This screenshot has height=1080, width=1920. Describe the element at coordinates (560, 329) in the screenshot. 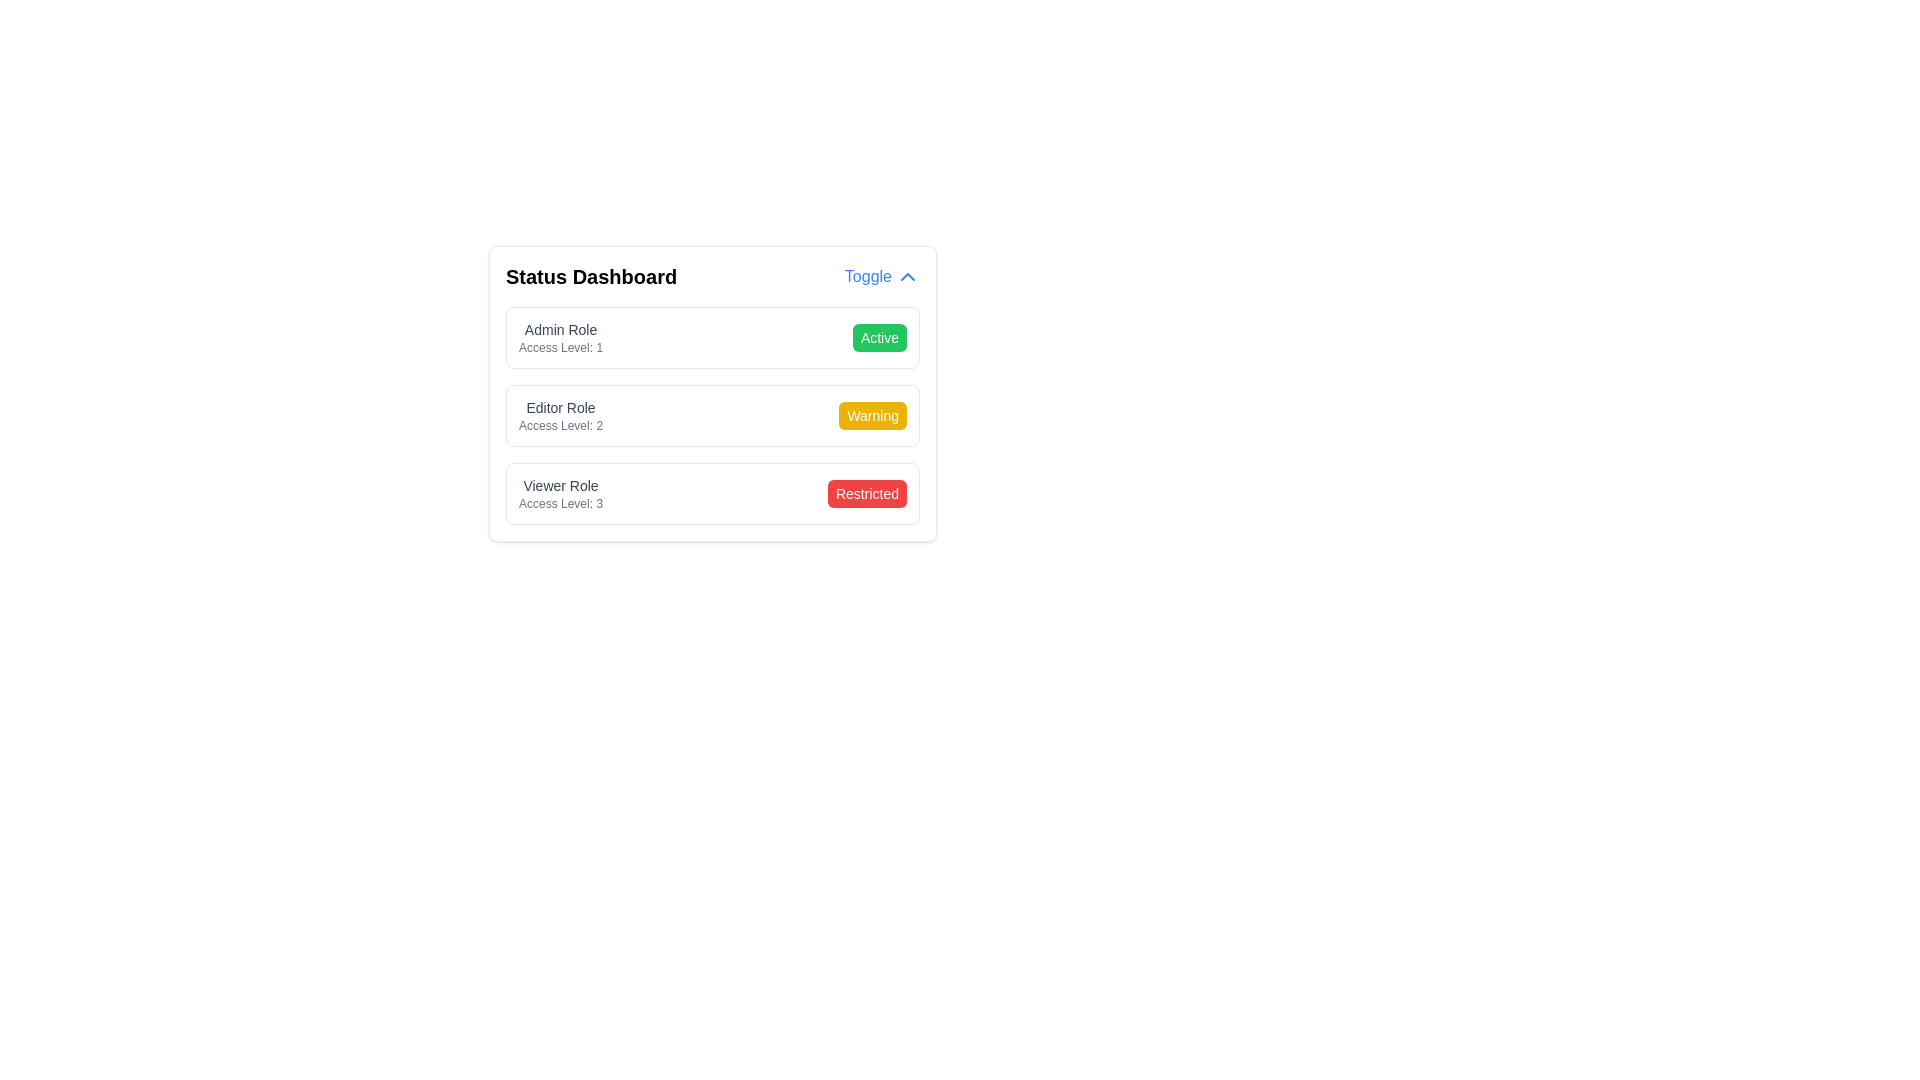

I see `the 'Admin Role' text label located in the first row of the list under the 'Status Dashboard' title` at that location.